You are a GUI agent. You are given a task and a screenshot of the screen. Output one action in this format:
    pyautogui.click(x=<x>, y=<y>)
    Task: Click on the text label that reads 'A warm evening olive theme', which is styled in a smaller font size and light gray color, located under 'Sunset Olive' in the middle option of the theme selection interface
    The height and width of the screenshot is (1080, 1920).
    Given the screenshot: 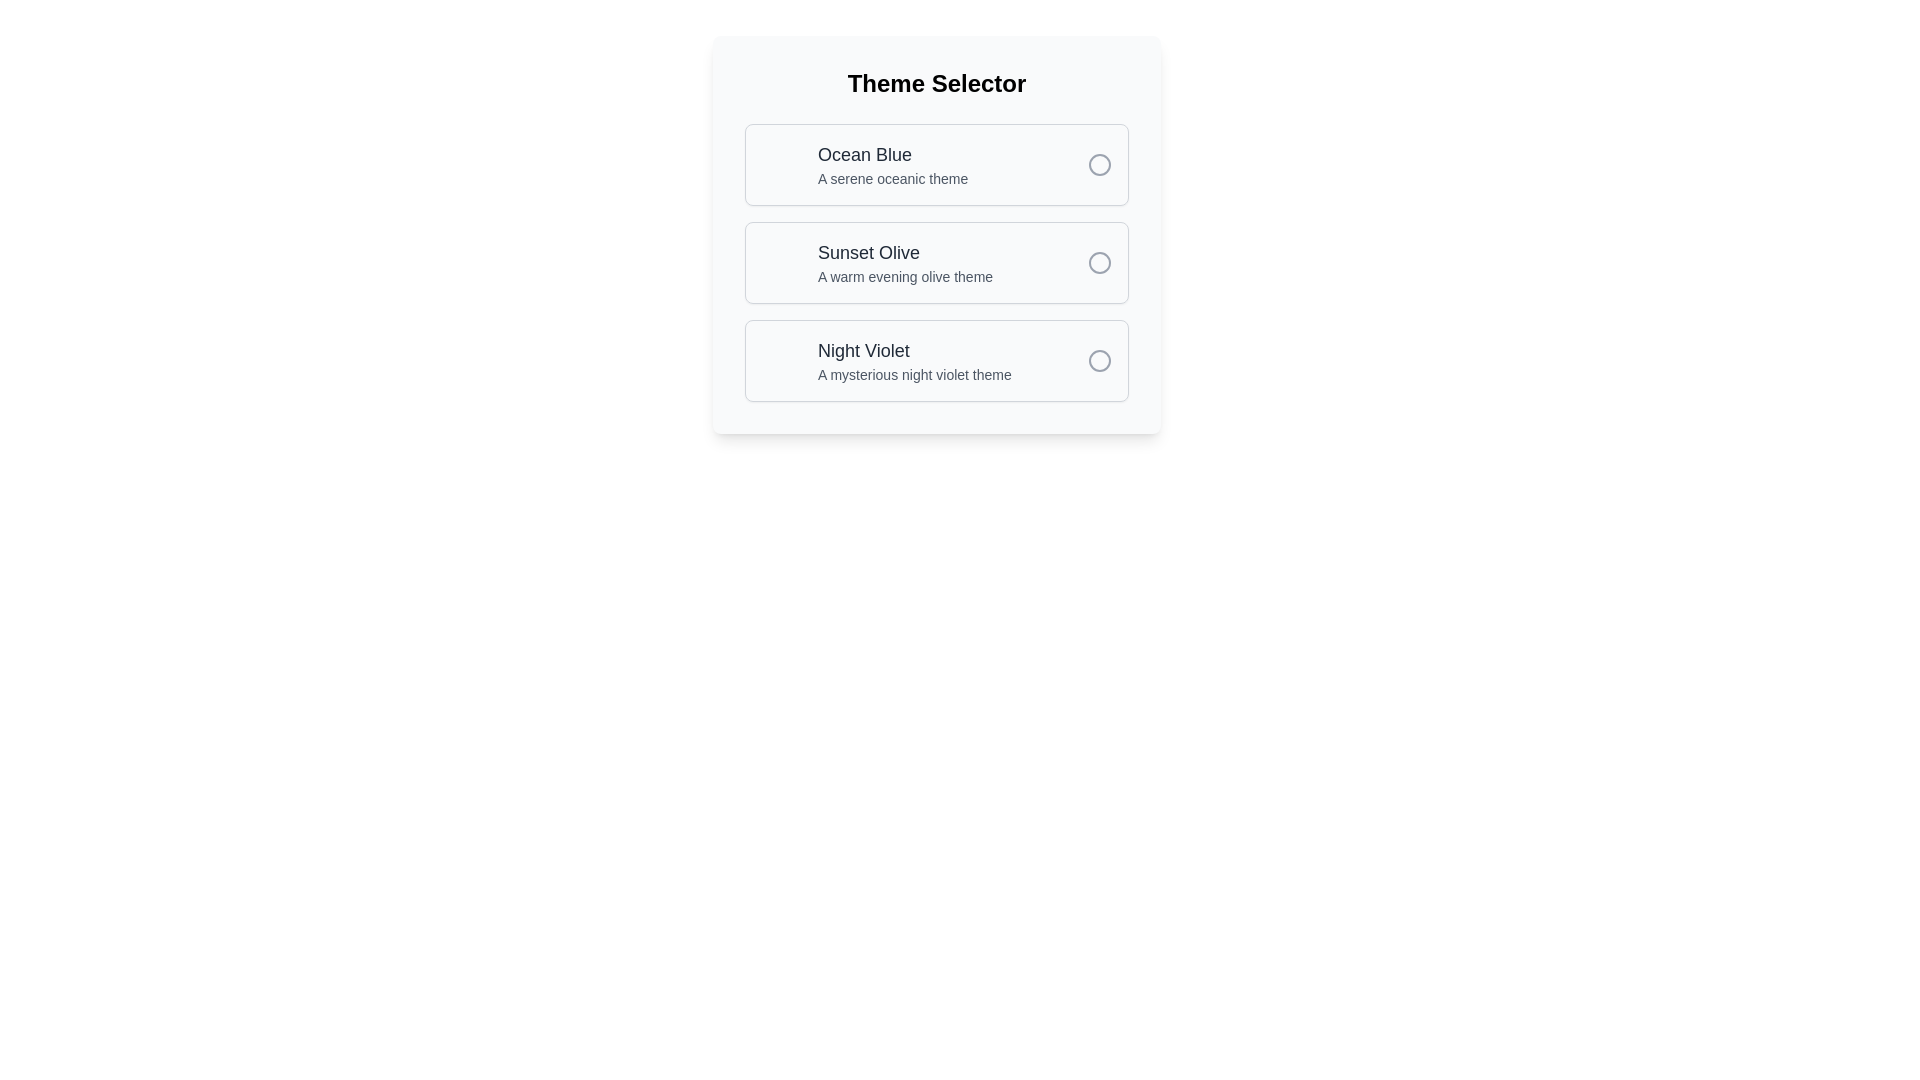 What is the action you would take?
    pyautogui.click(x=904, y=277)
    